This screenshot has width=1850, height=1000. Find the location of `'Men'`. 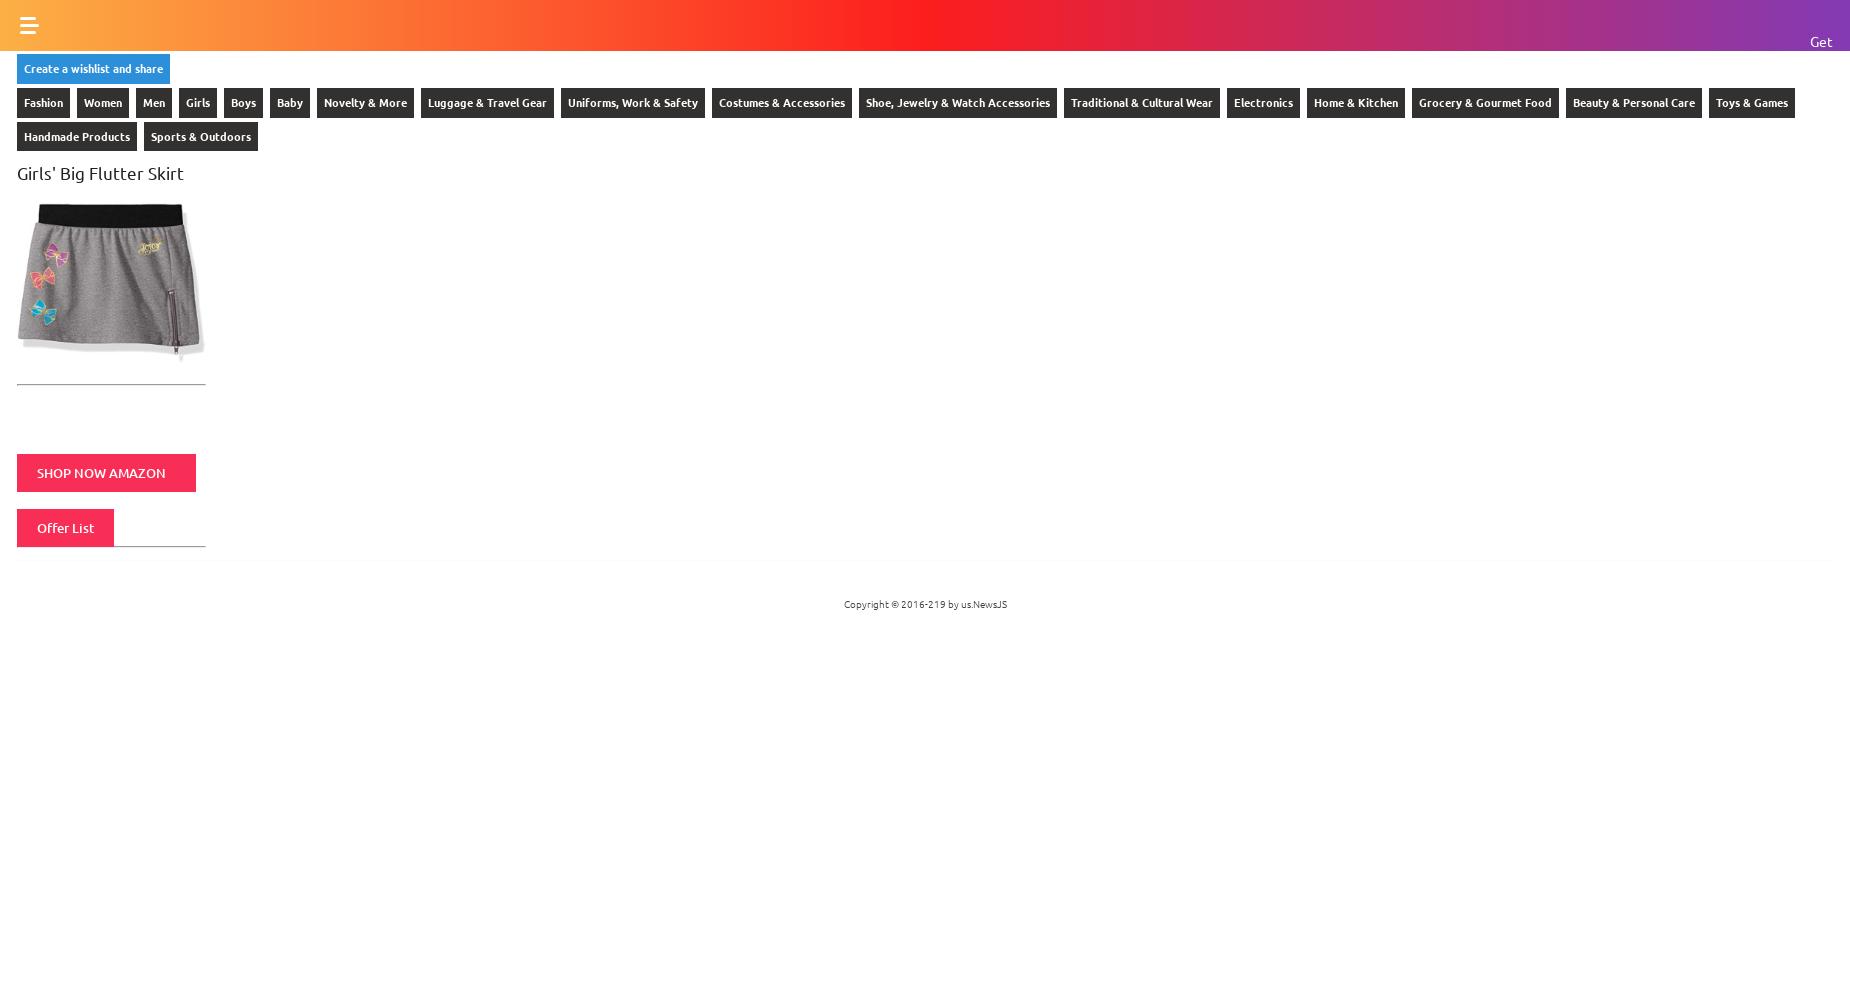

'Men' is located at coordinates (152, 100).